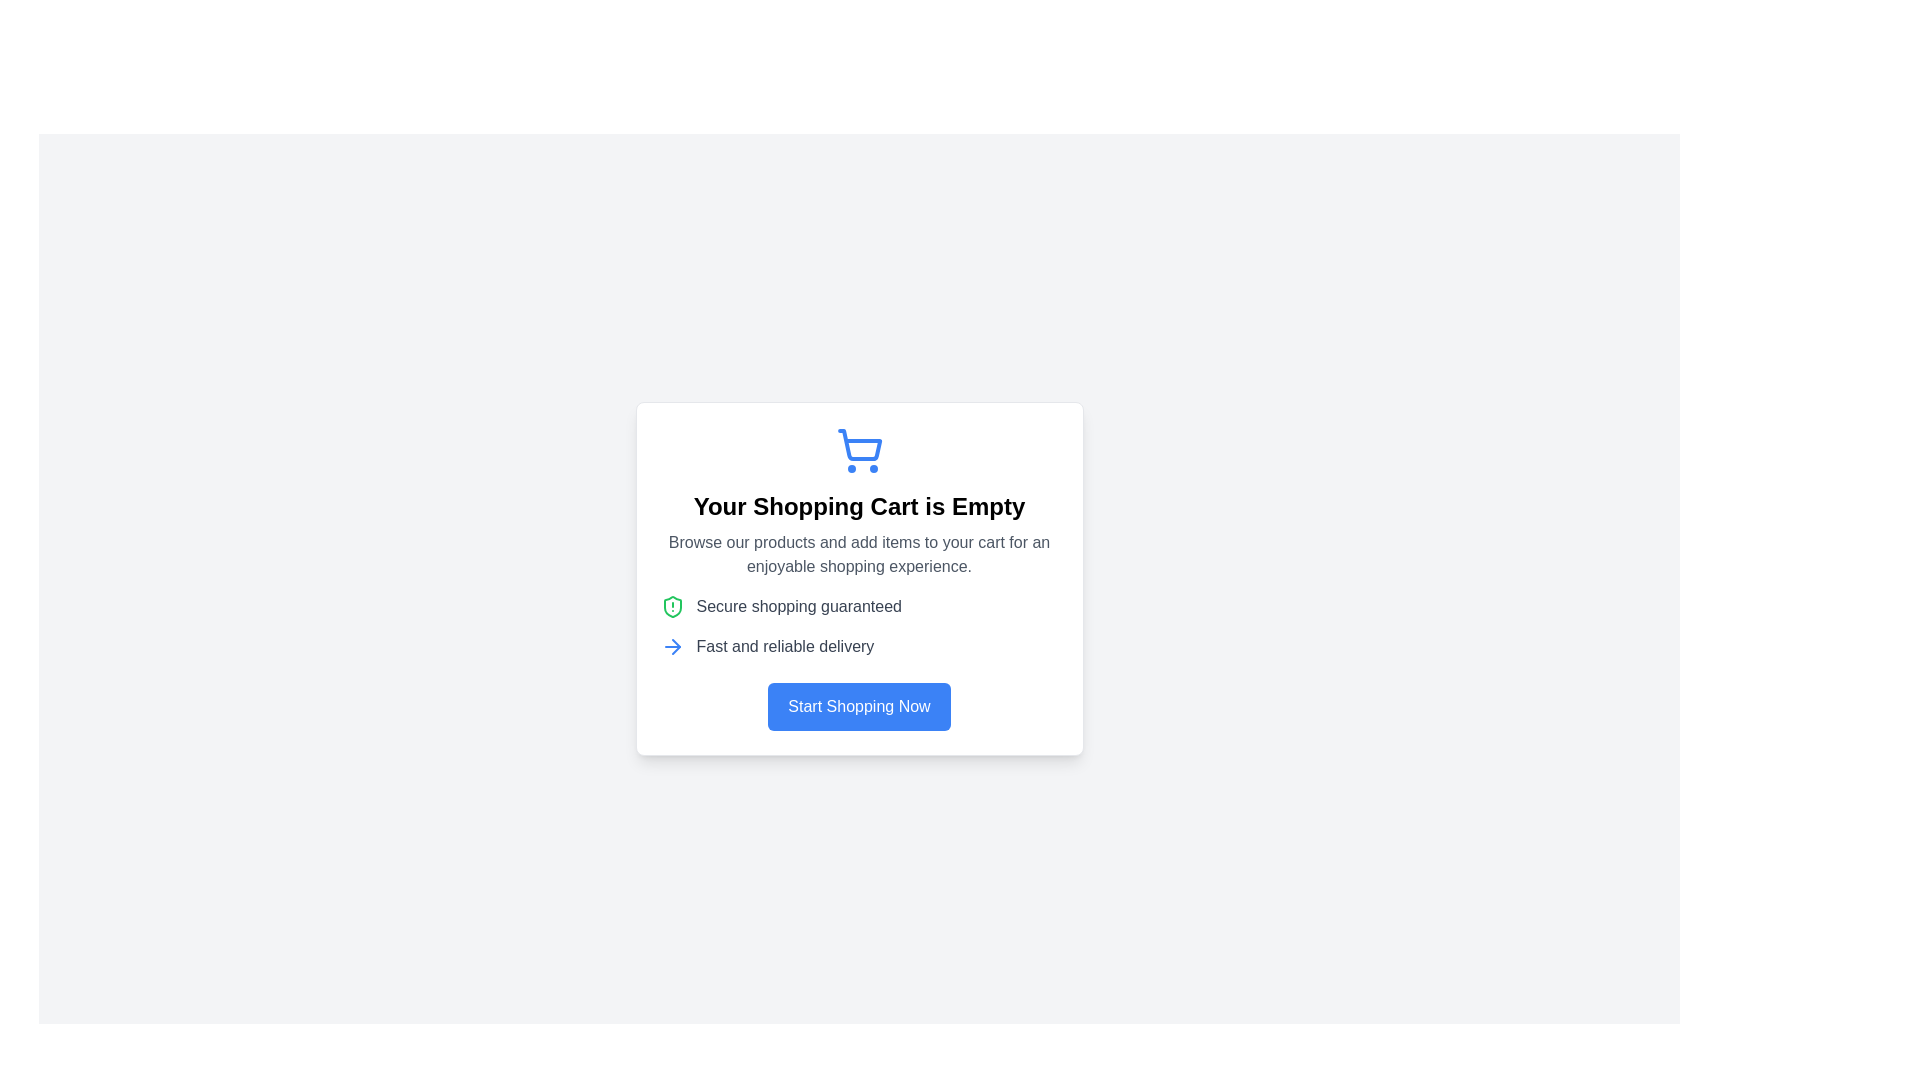 Image resolution: width=1920 pixels, height=1080 pixels. Describe the element at coordinates (859, 605) in the screenshot. I see `the informative text element displaying 'Secure shopping guaranteed' with a shield icon that has a green edge and an alert symbol in the center` at that location.